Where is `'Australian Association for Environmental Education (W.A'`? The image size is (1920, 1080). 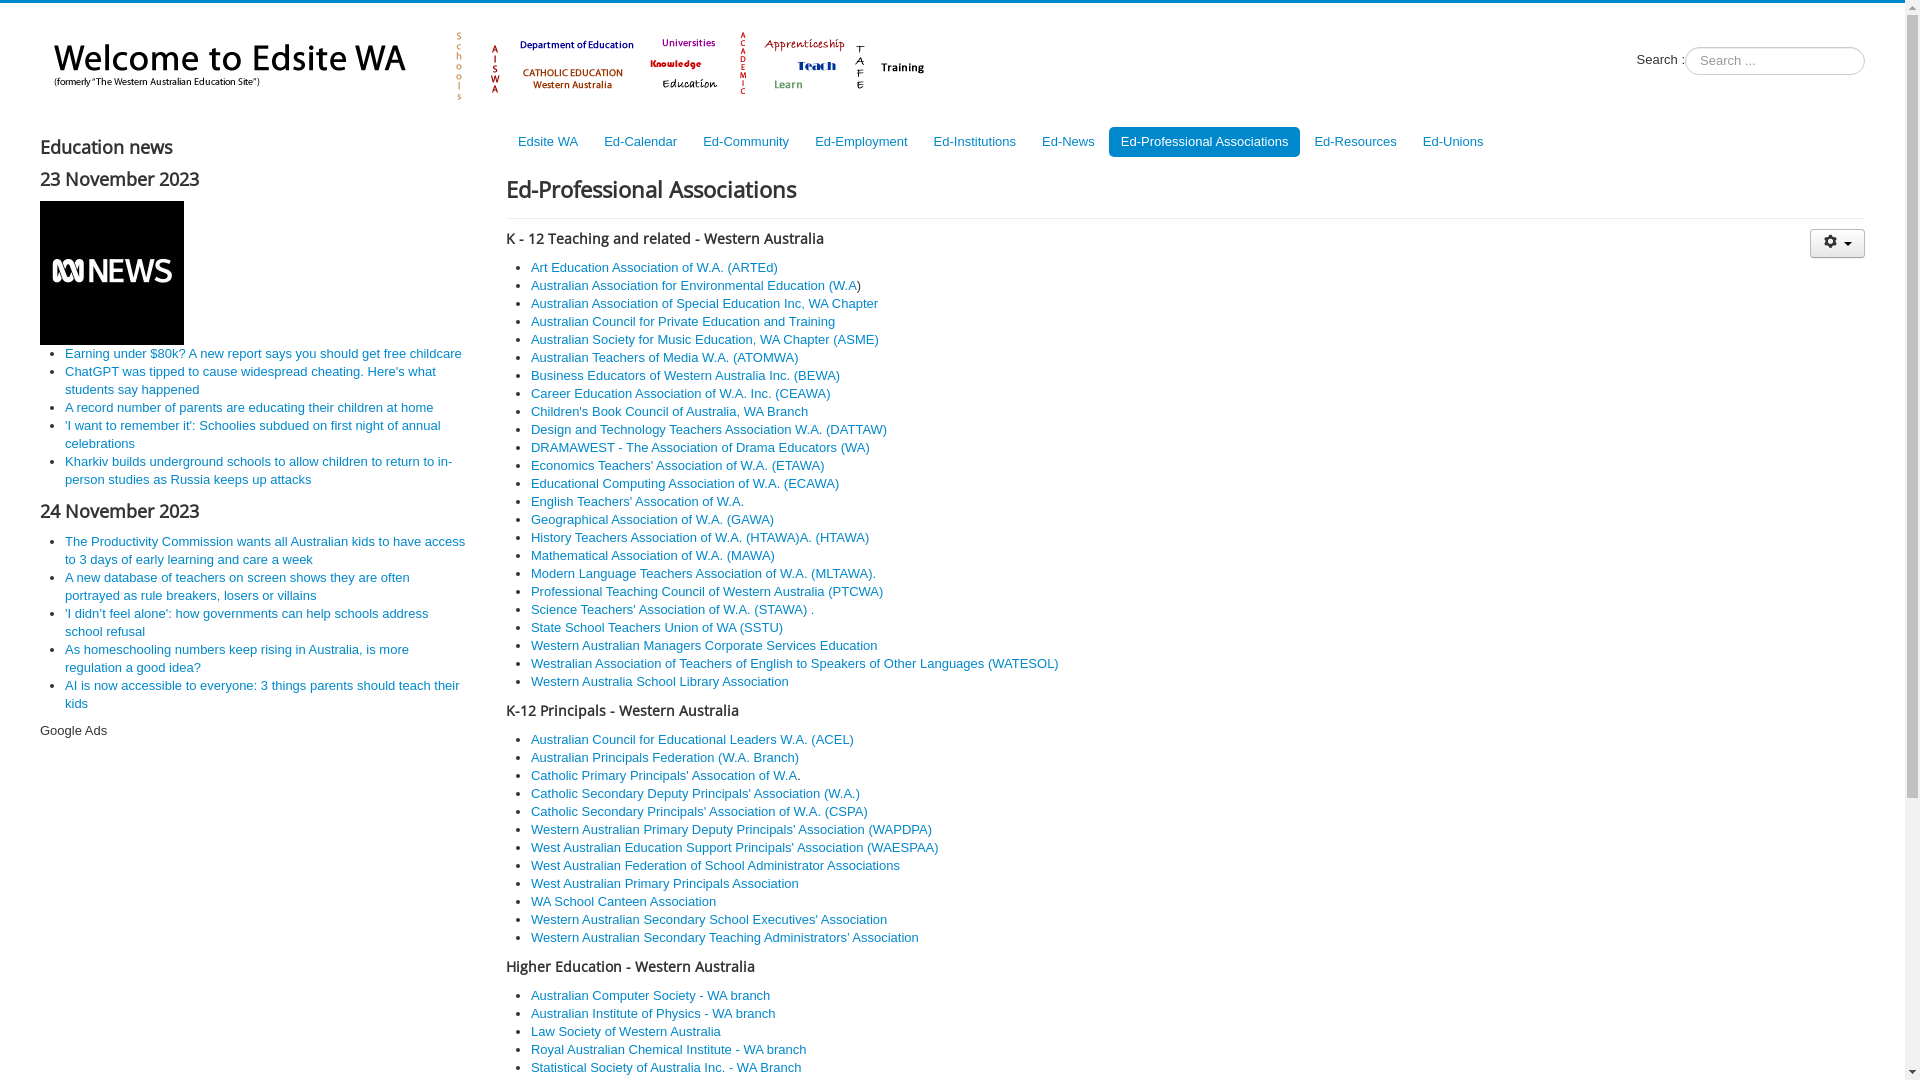 'Australian Association for Environmental Education (W.A' is located at coordinates (694, 285).